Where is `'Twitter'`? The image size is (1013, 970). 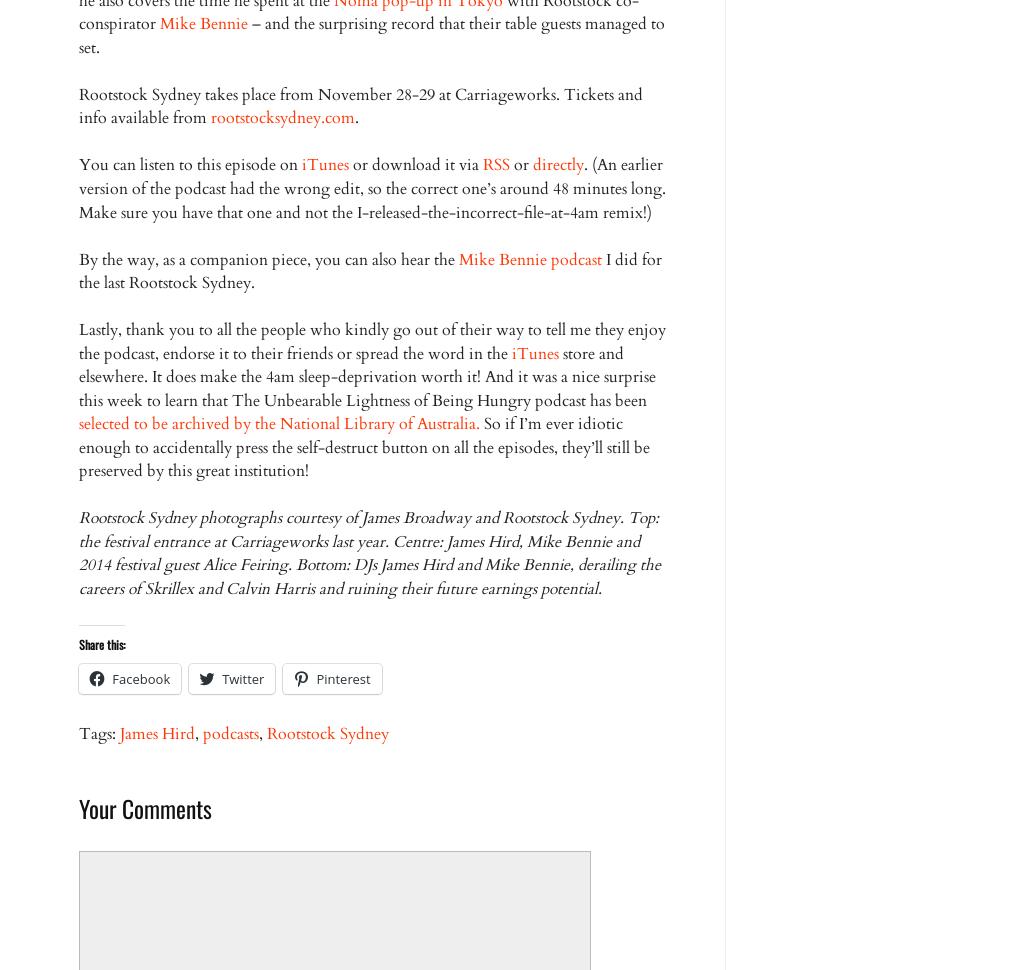
'Twitter' is located at coordinates (242, 679).